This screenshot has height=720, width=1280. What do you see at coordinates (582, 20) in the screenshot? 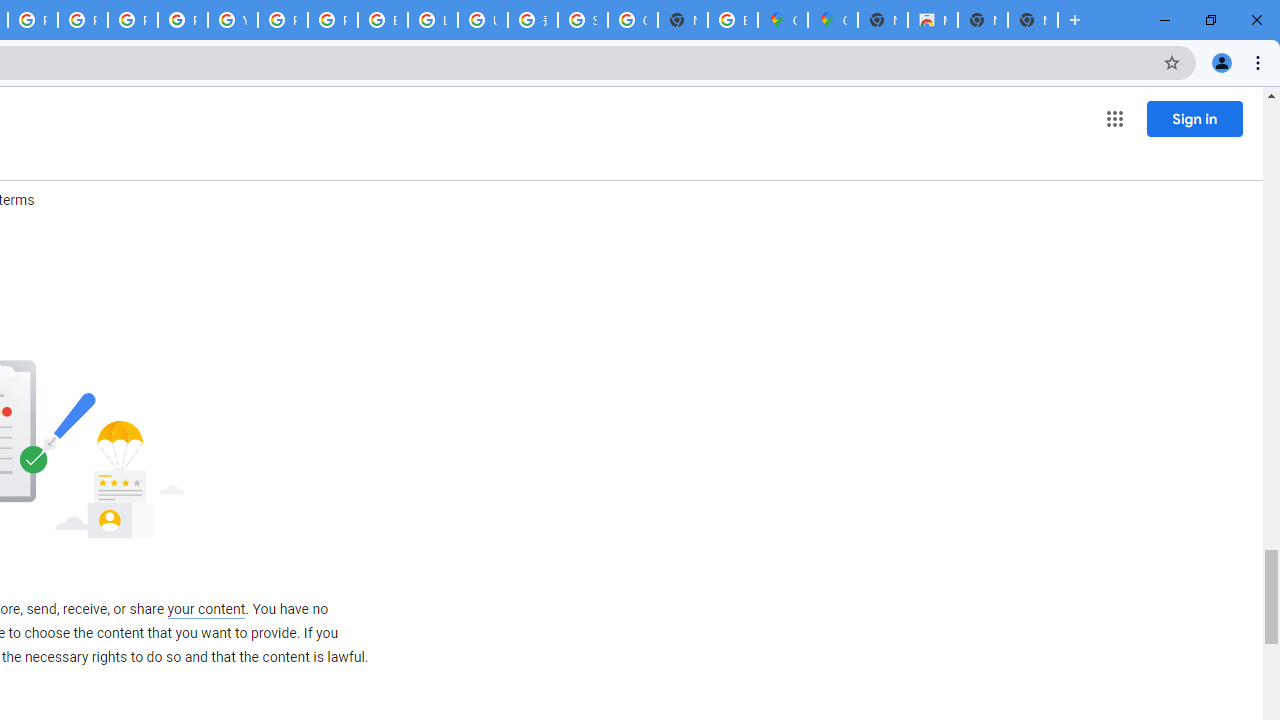
I see `'Sign in - Google Accounts'` at bounding box center [582, 20].